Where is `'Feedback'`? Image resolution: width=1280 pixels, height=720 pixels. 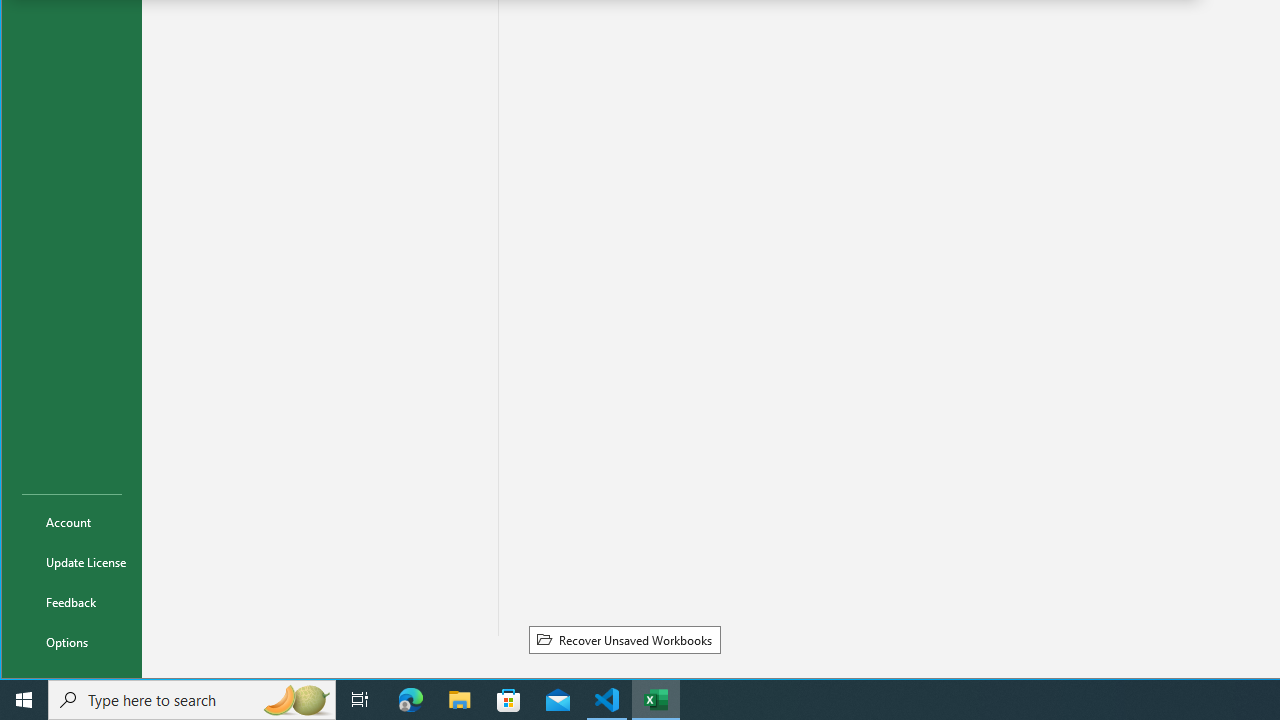
'Feedback' is located at coordinates (72, 600).